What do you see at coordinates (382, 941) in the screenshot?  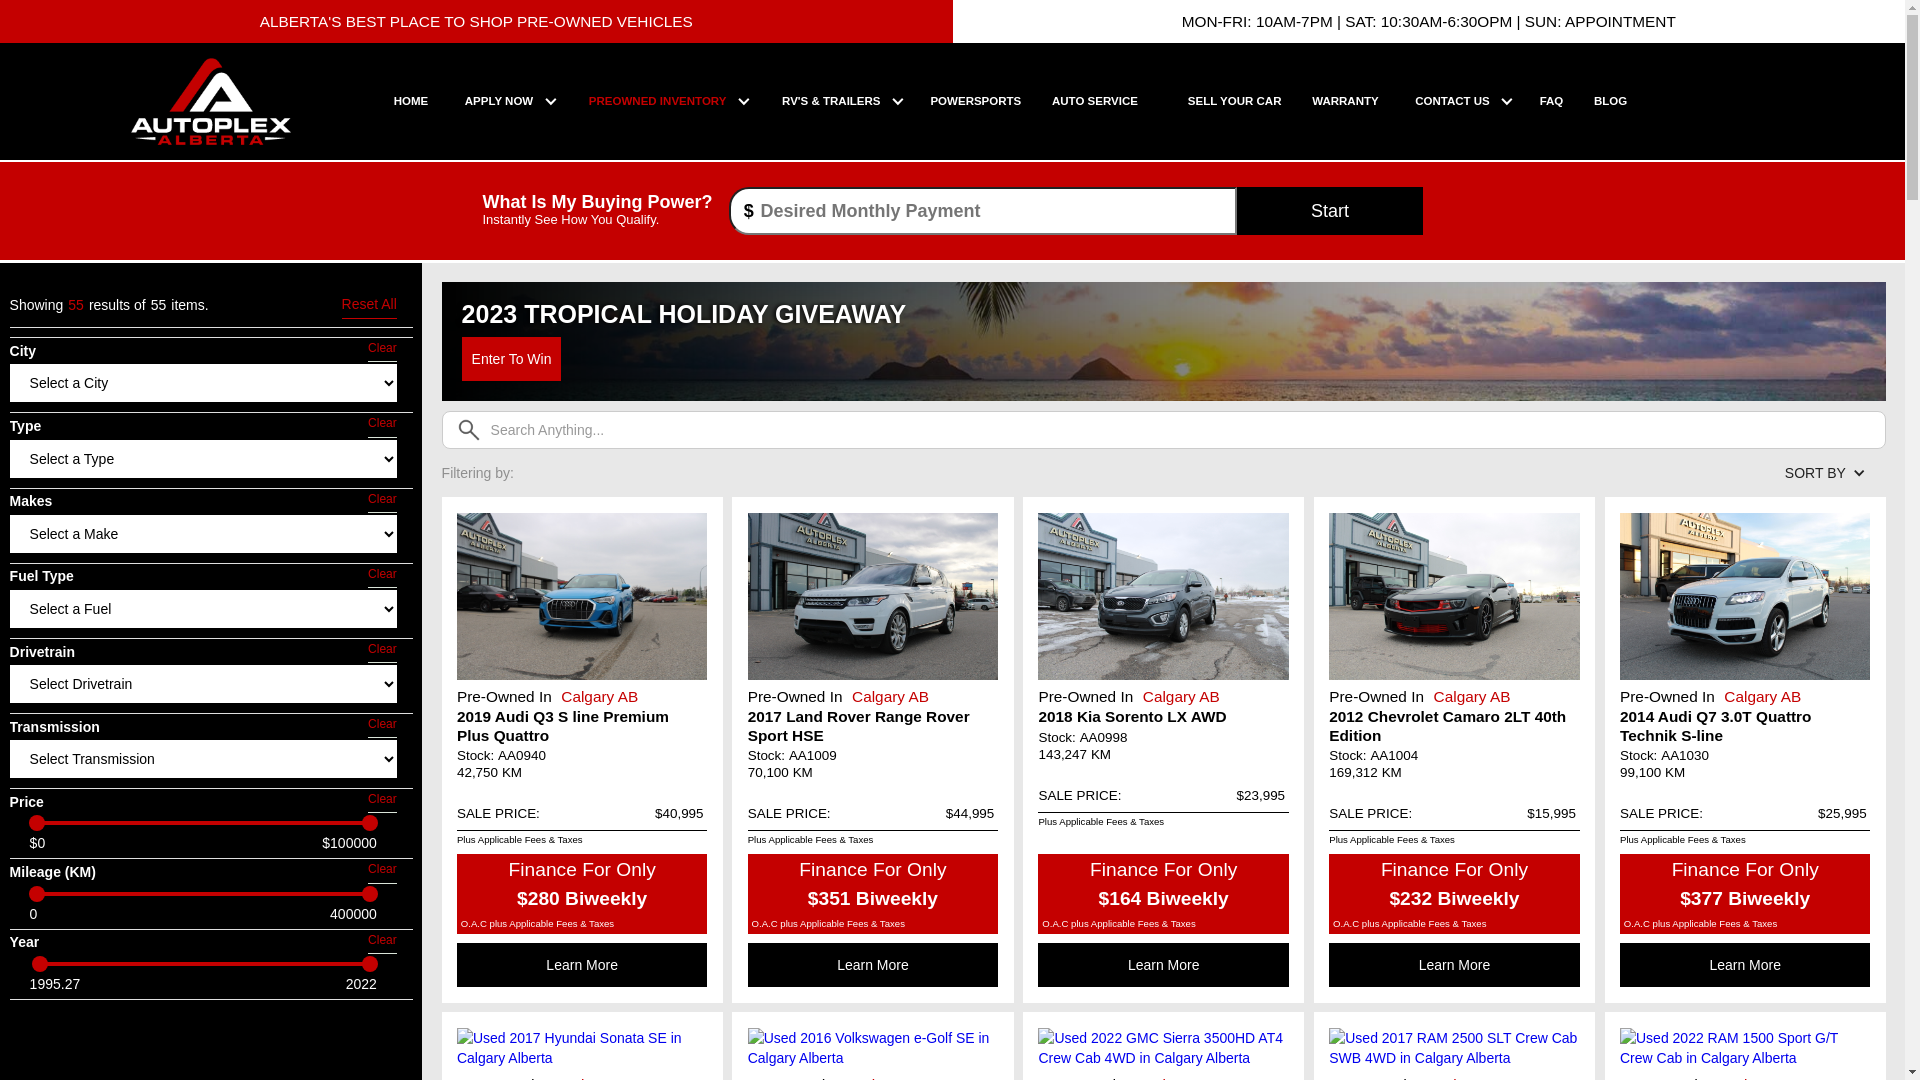 I see `'Clear'` at bounding box center [382, 941].